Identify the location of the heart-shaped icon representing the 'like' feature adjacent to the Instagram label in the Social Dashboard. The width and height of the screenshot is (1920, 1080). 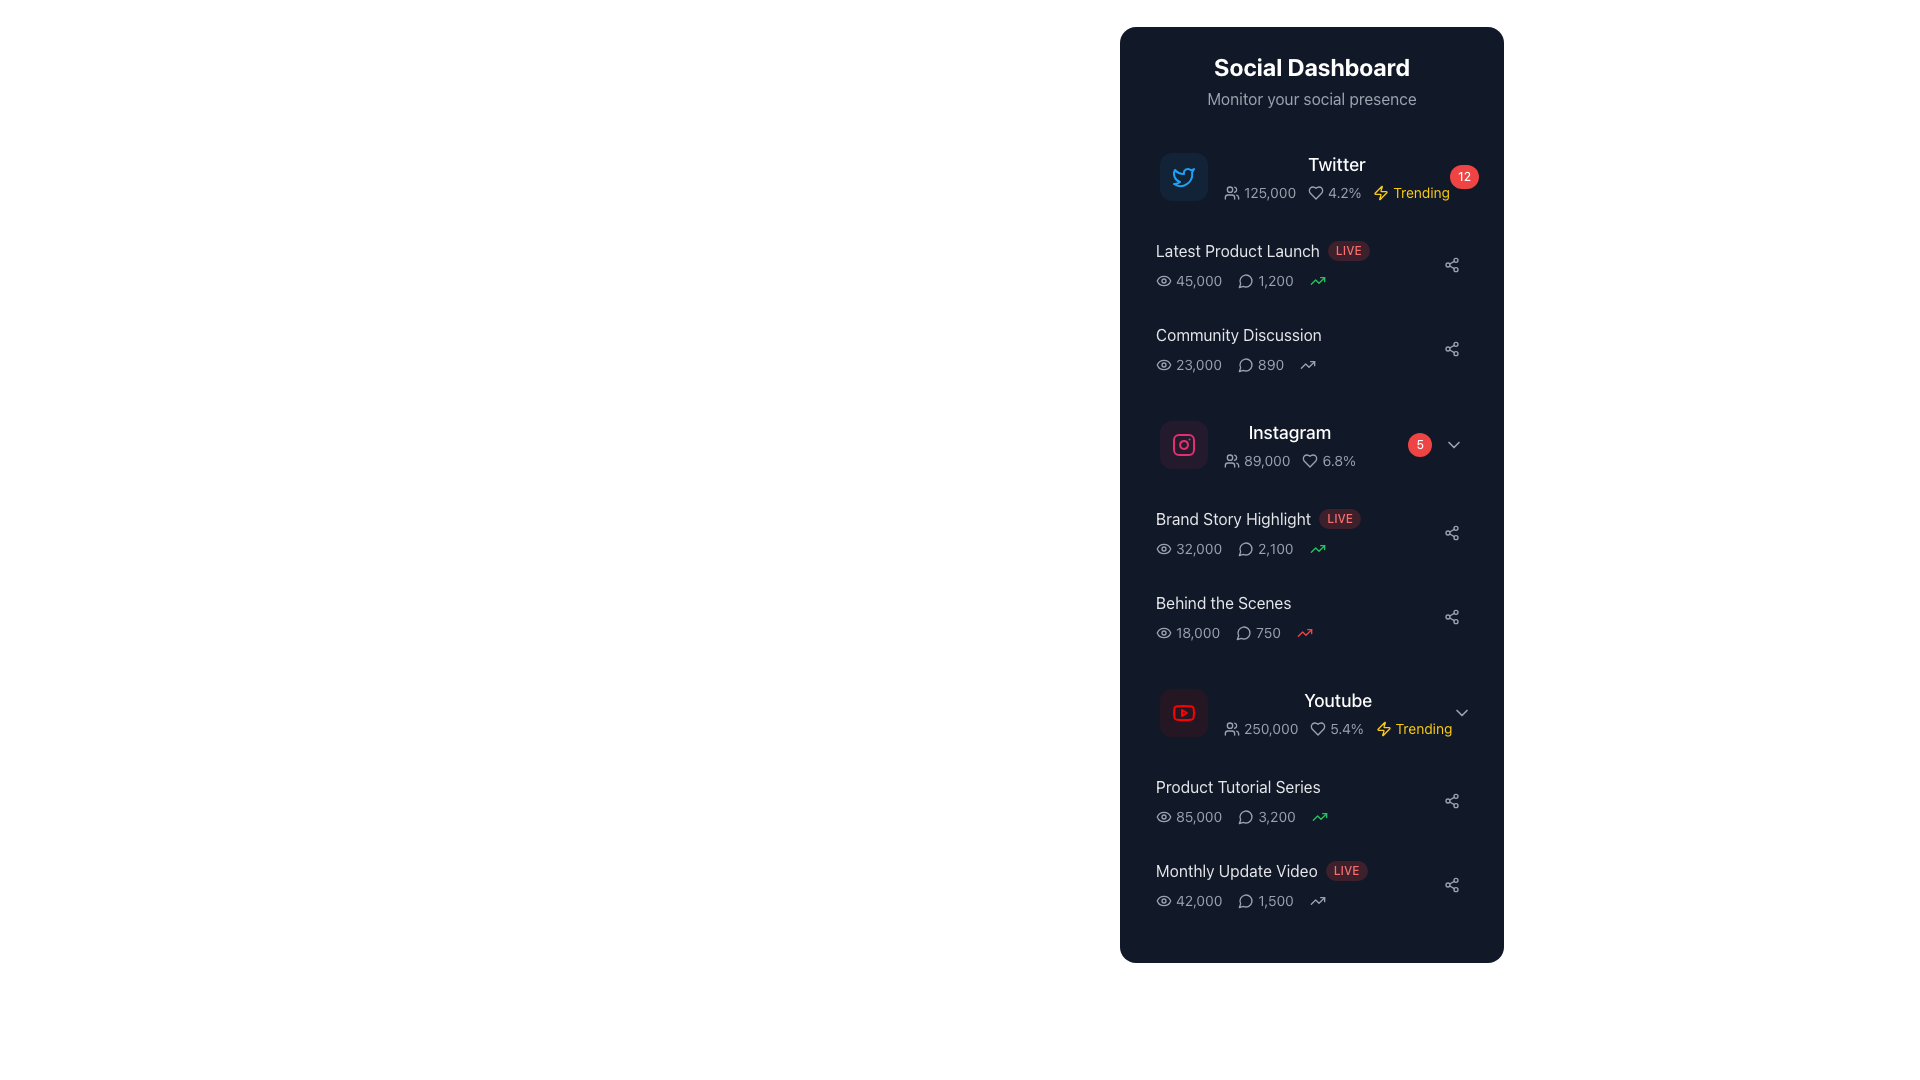
(1310, 461).